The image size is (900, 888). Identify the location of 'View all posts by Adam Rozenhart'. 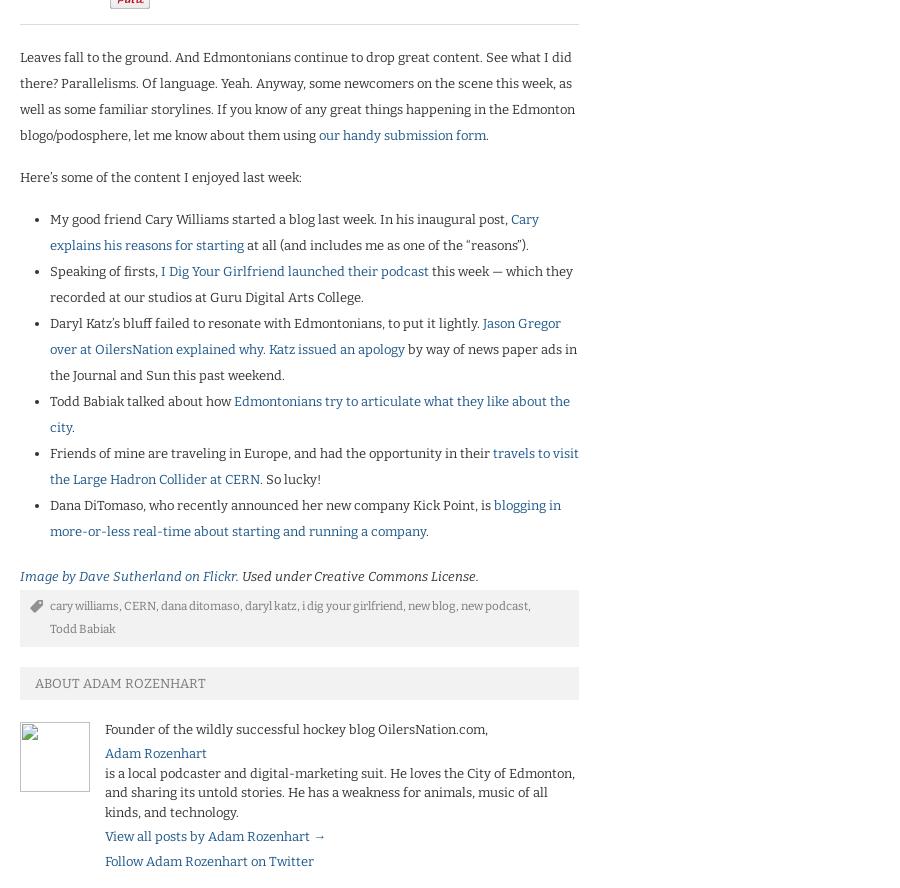
(208, 835).